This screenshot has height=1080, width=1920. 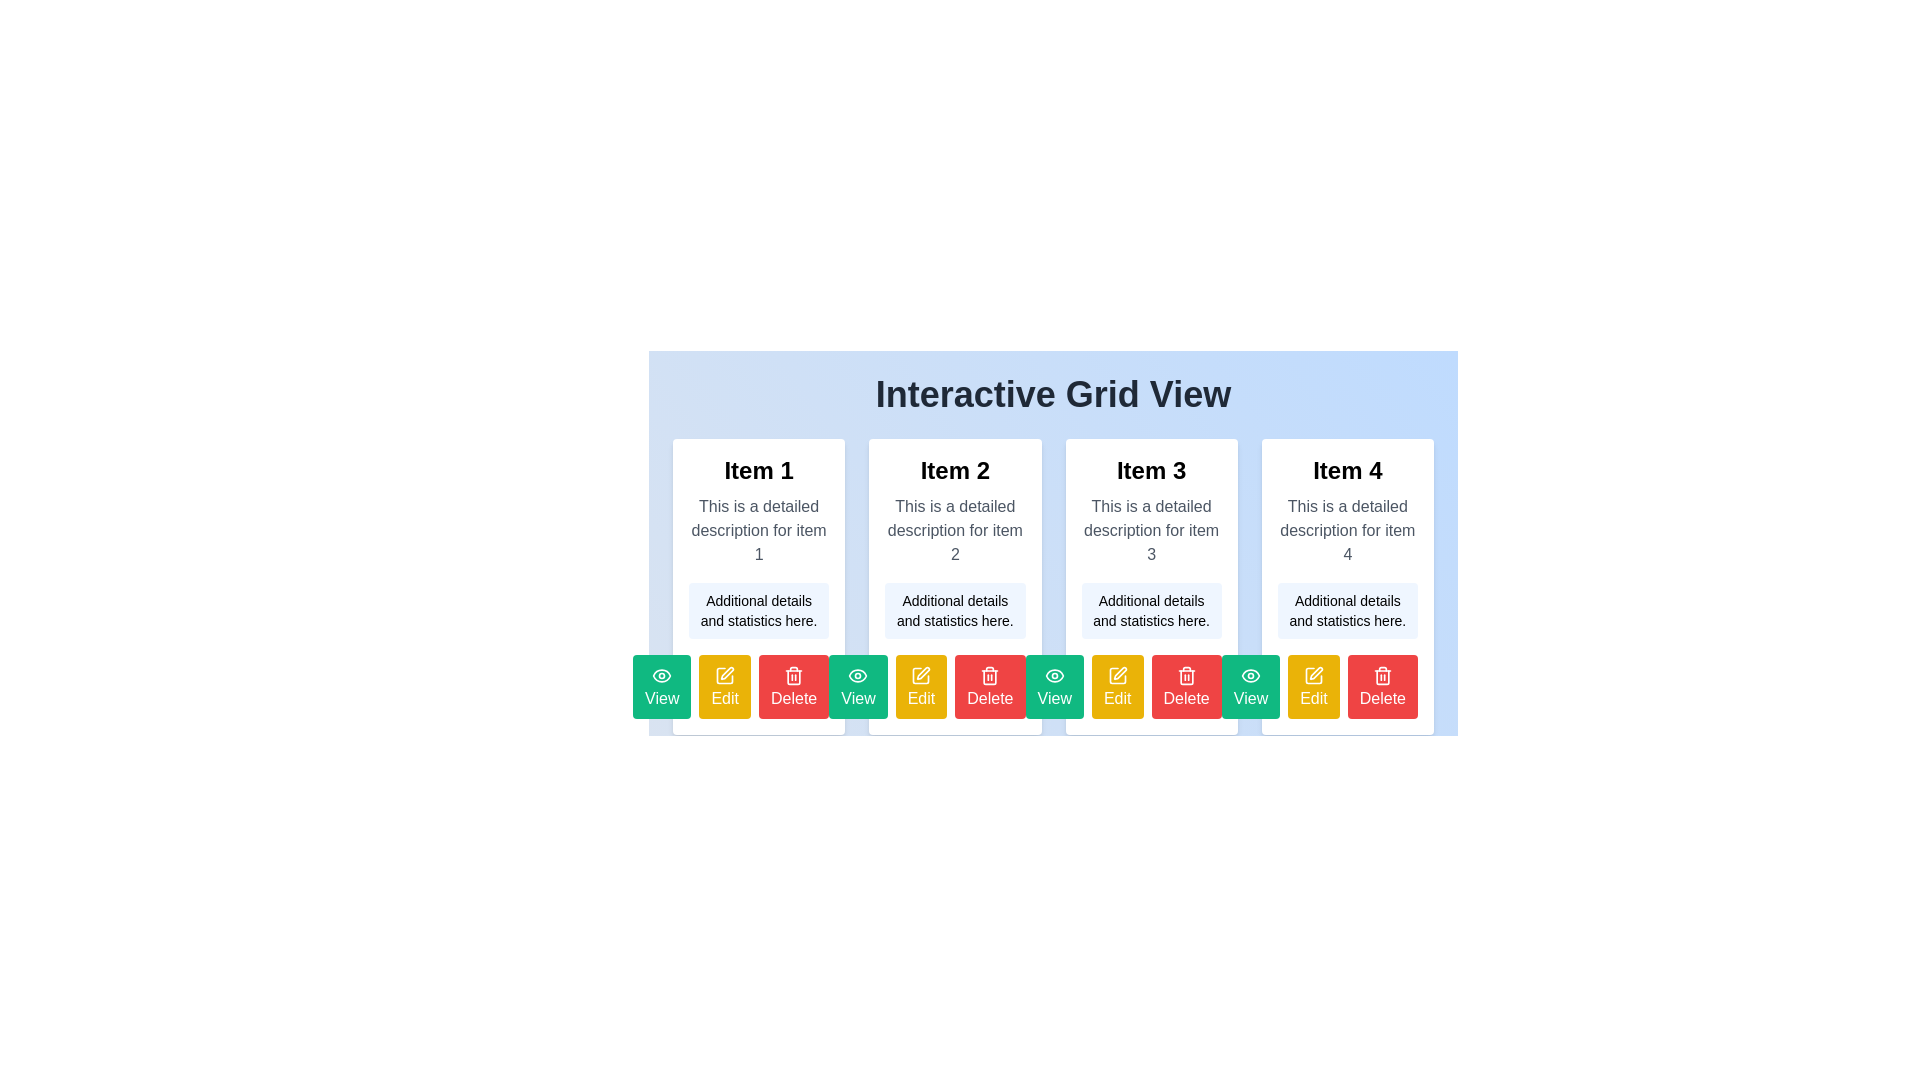 I want to click on the pencil icon representing editing functionality for 'Item 3' to initiate an edit action, so click(x=1120, y=673).